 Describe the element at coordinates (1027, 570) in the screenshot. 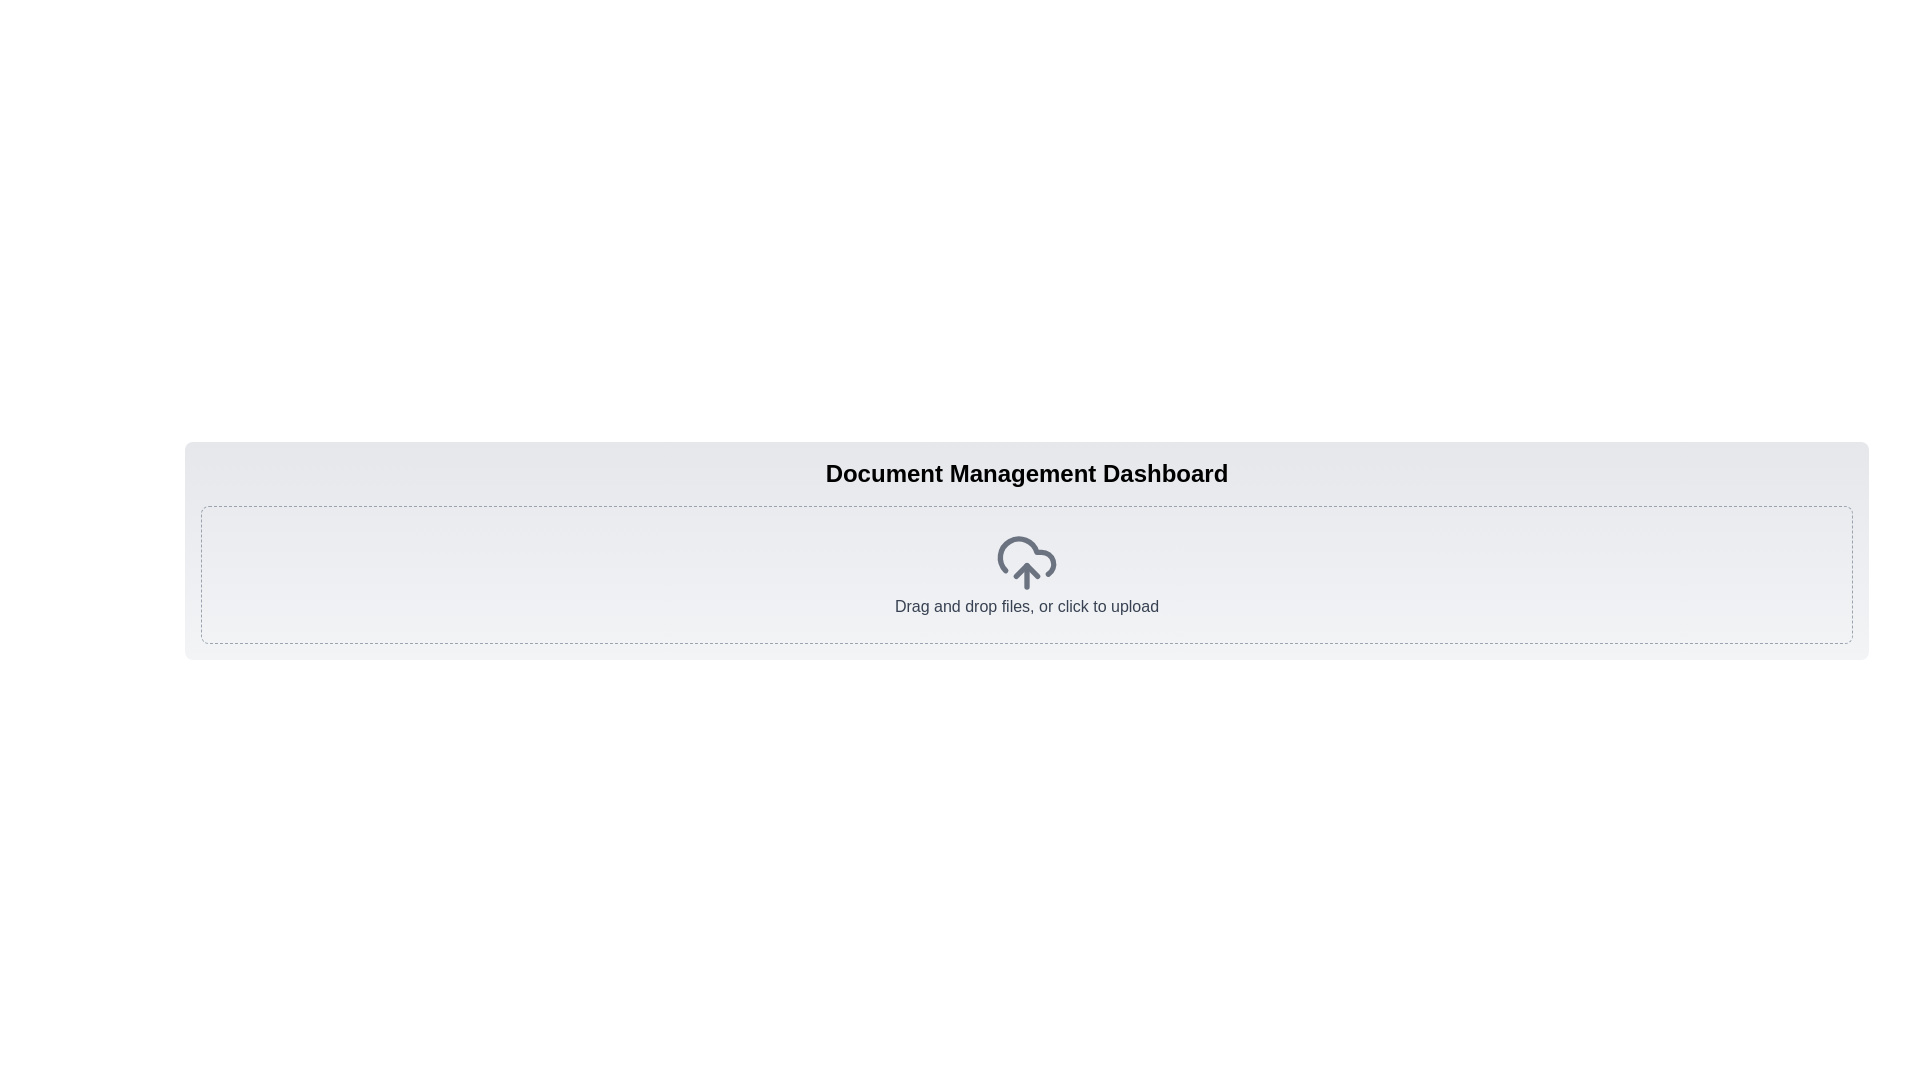

I see `the upload icon within the SVG graphic, which is part of the larger cloud upload symbol located centrally below the title 'Document Management Dashboard'` at that location.